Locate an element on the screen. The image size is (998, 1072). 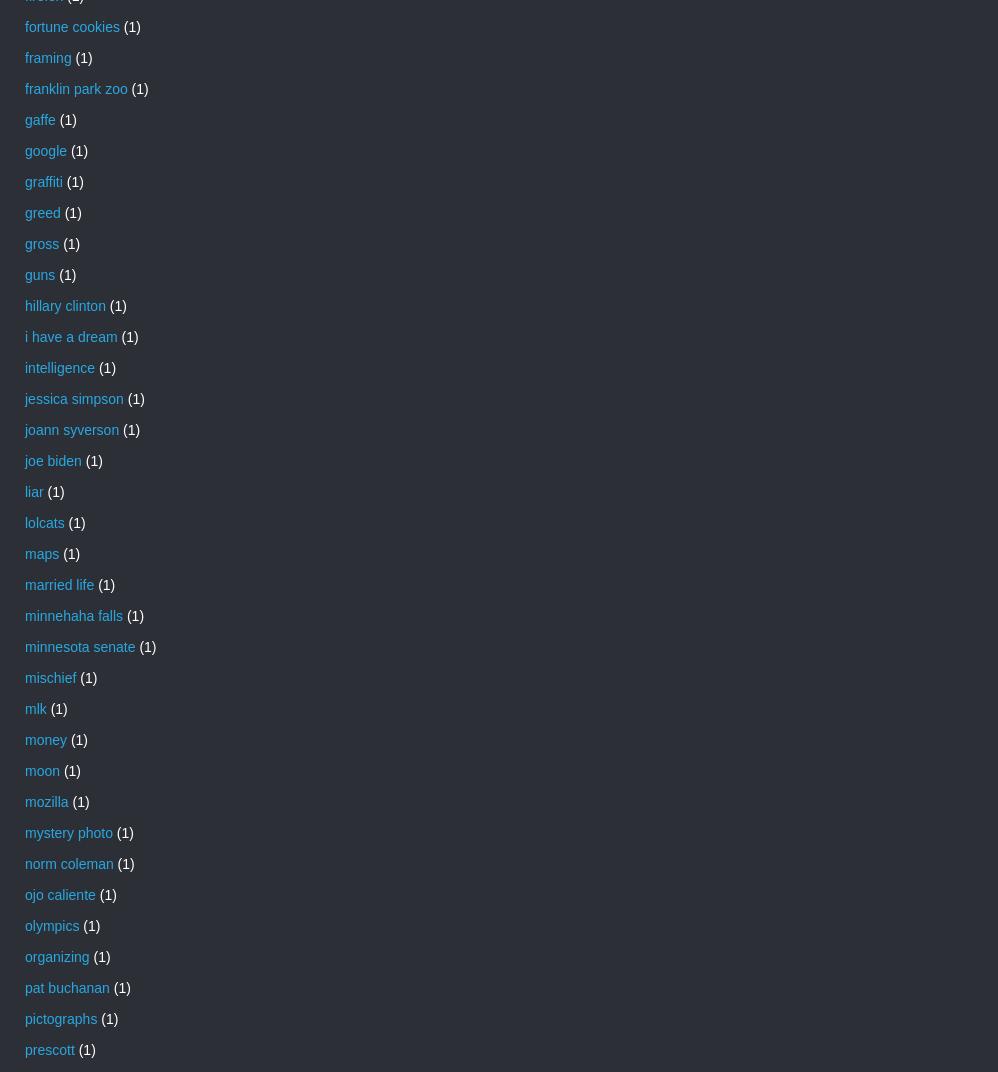
'hillary clinton' is located at coordinates (63, 303).